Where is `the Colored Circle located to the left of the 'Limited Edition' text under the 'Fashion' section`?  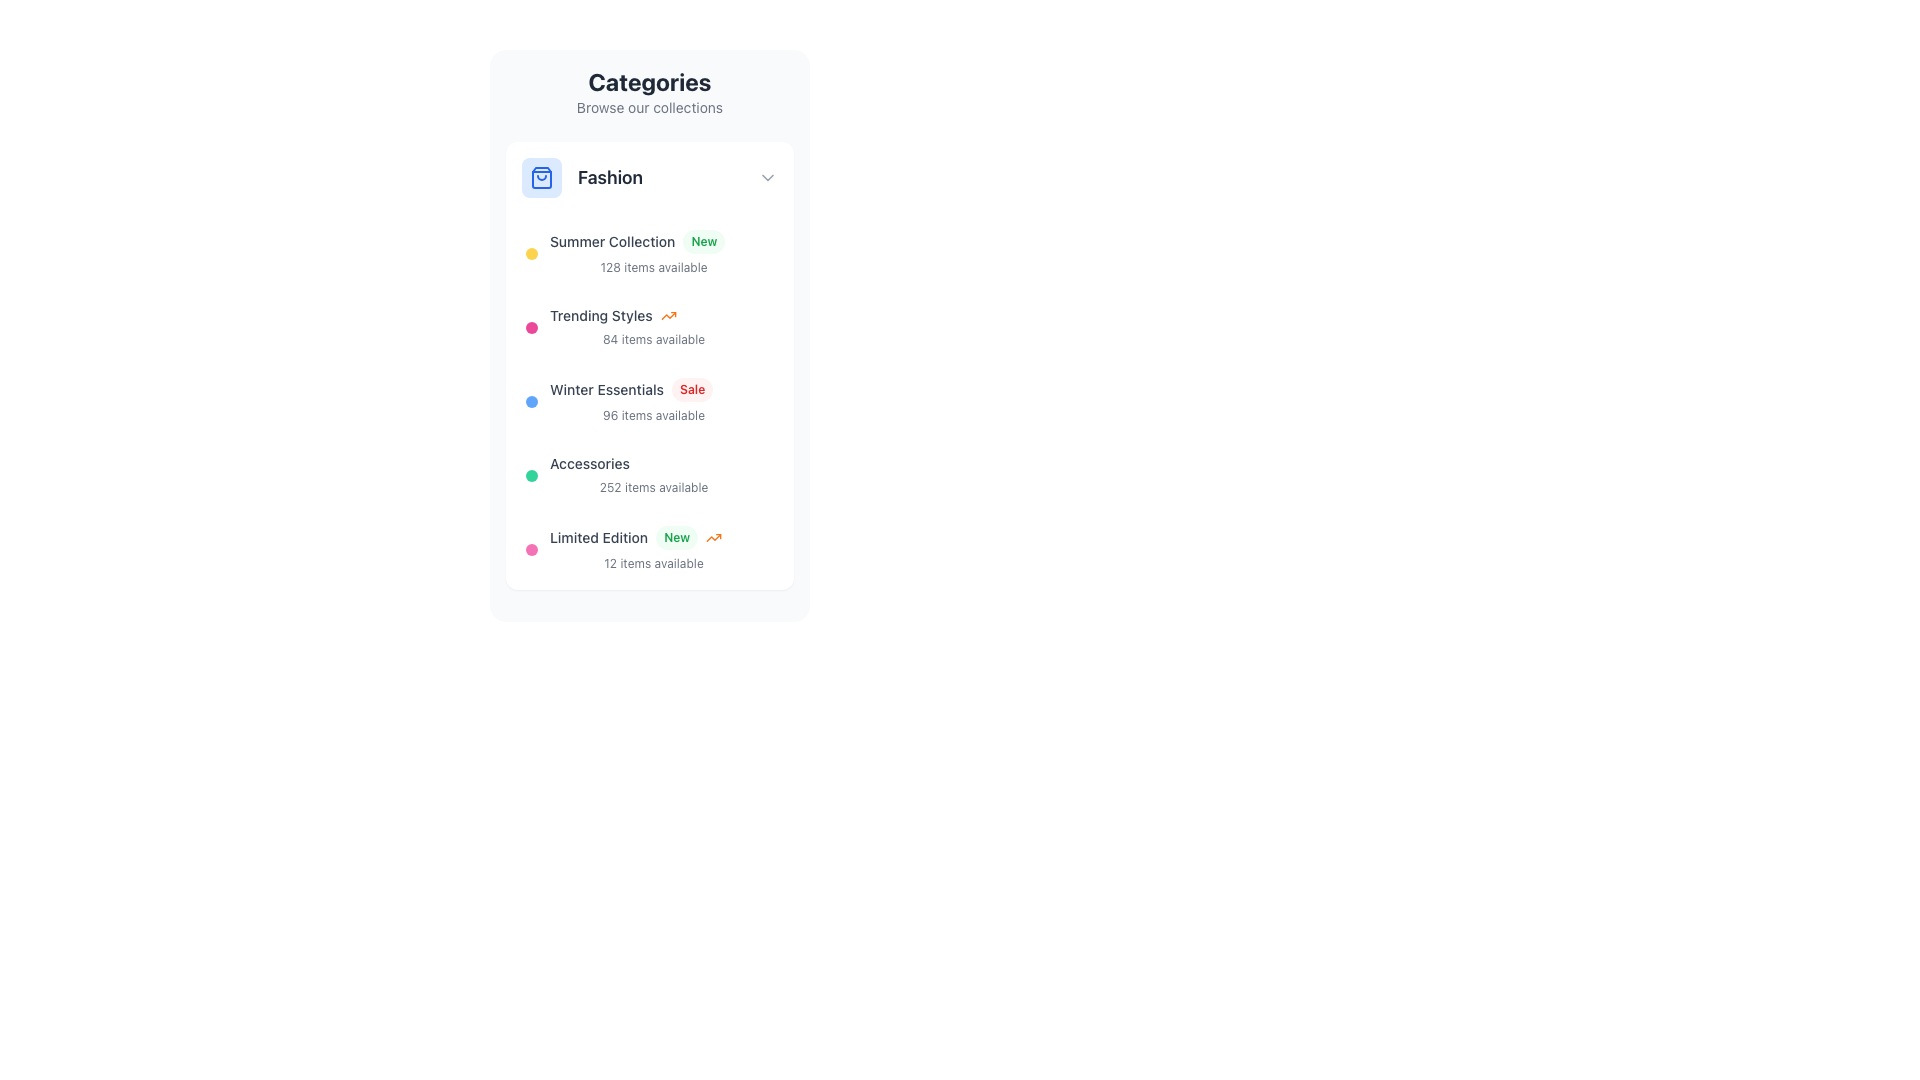 the Colored Circle located to the left of the 'Limited Edition' text under the 'Fashion' section is located at coordinates (532, 550).